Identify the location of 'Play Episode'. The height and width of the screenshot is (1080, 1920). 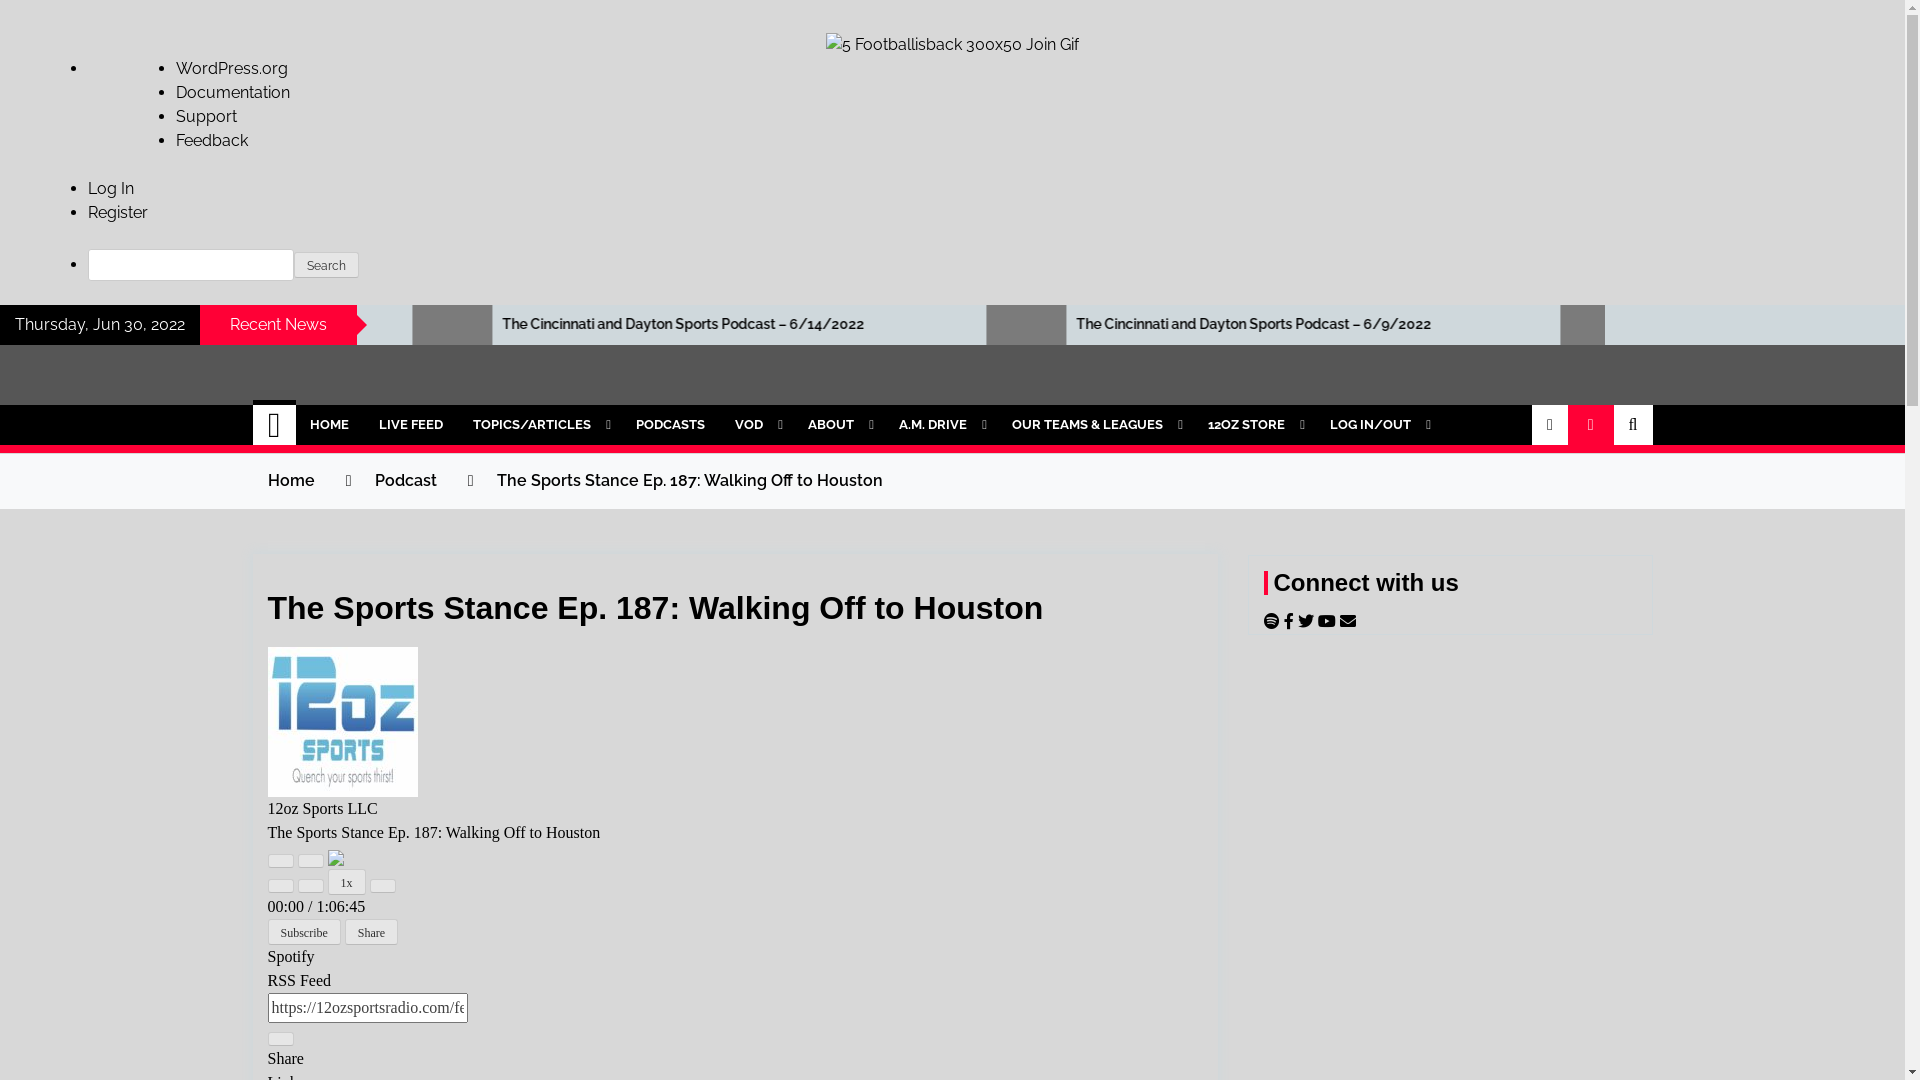
(280, 859).